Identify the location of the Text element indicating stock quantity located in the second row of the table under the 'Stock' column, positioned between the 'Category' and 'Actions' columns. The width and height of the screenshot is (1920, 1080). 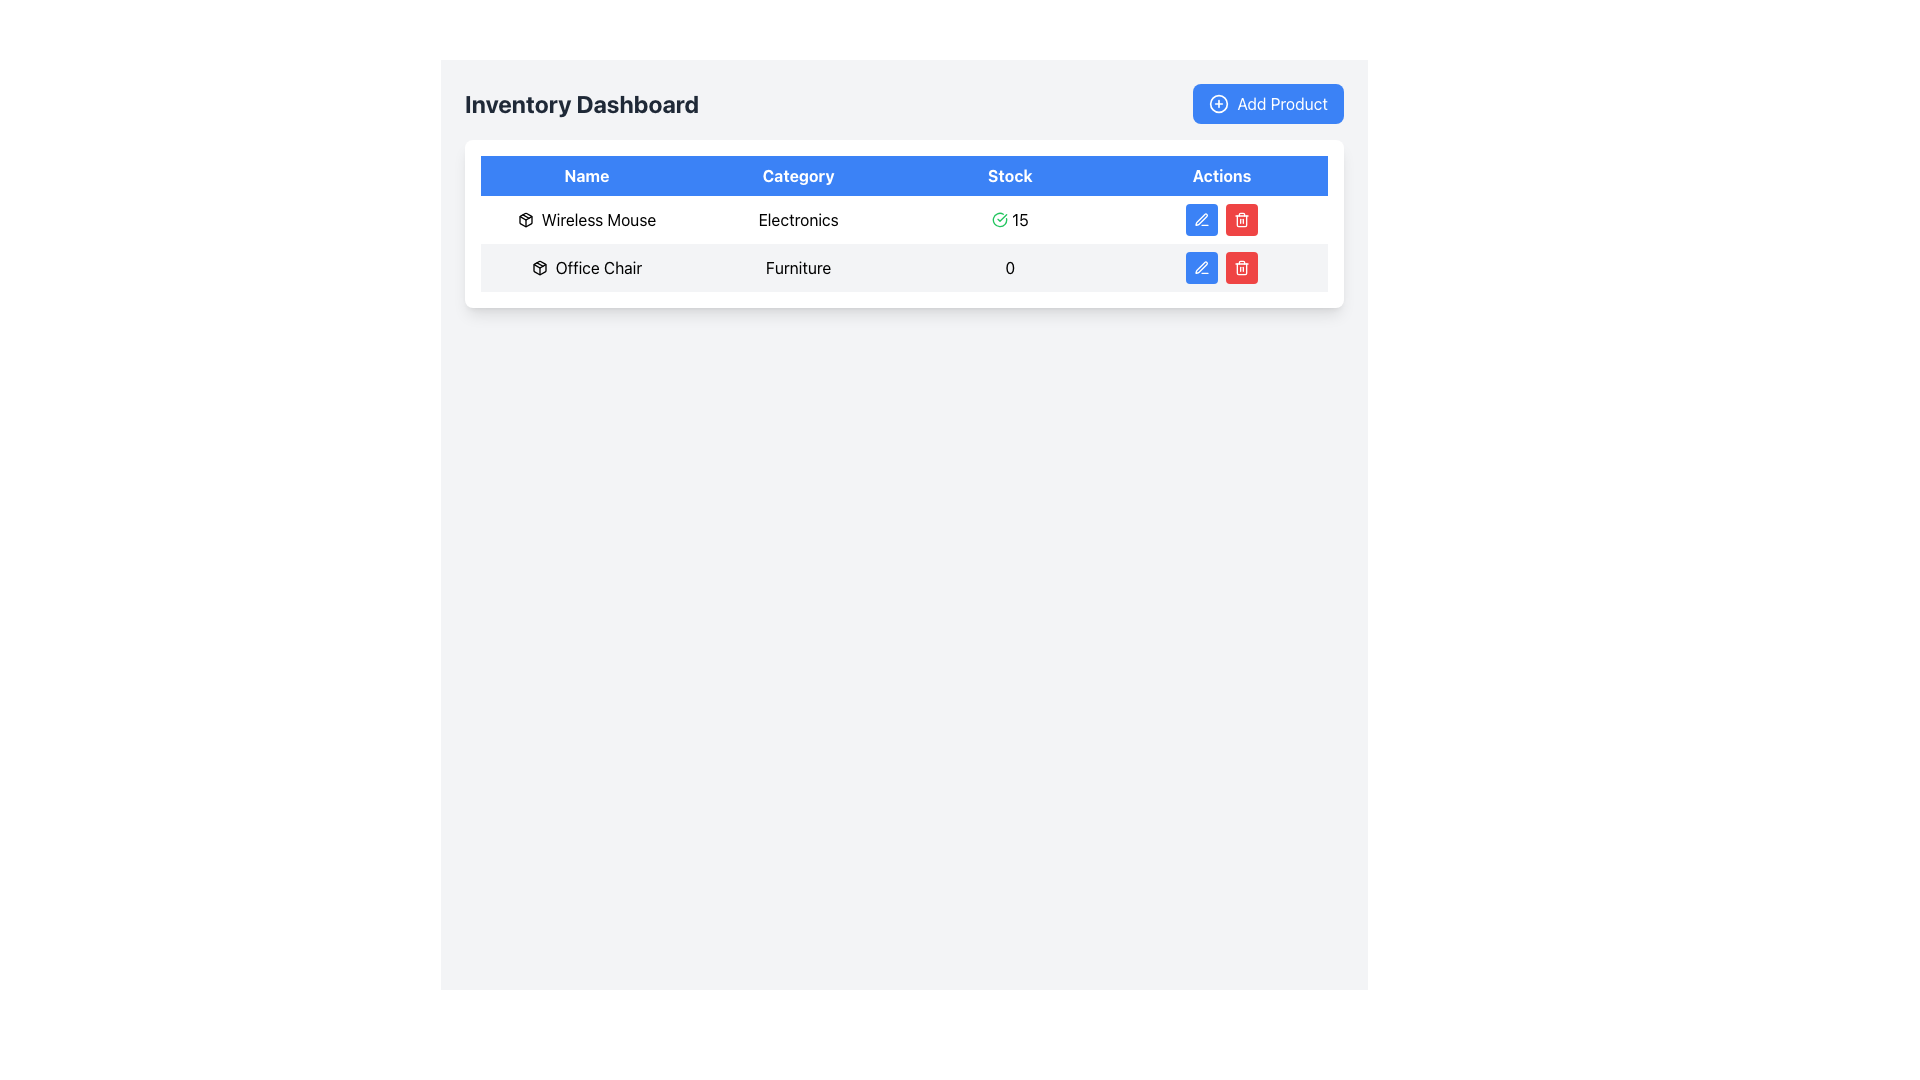
(1010, 266).